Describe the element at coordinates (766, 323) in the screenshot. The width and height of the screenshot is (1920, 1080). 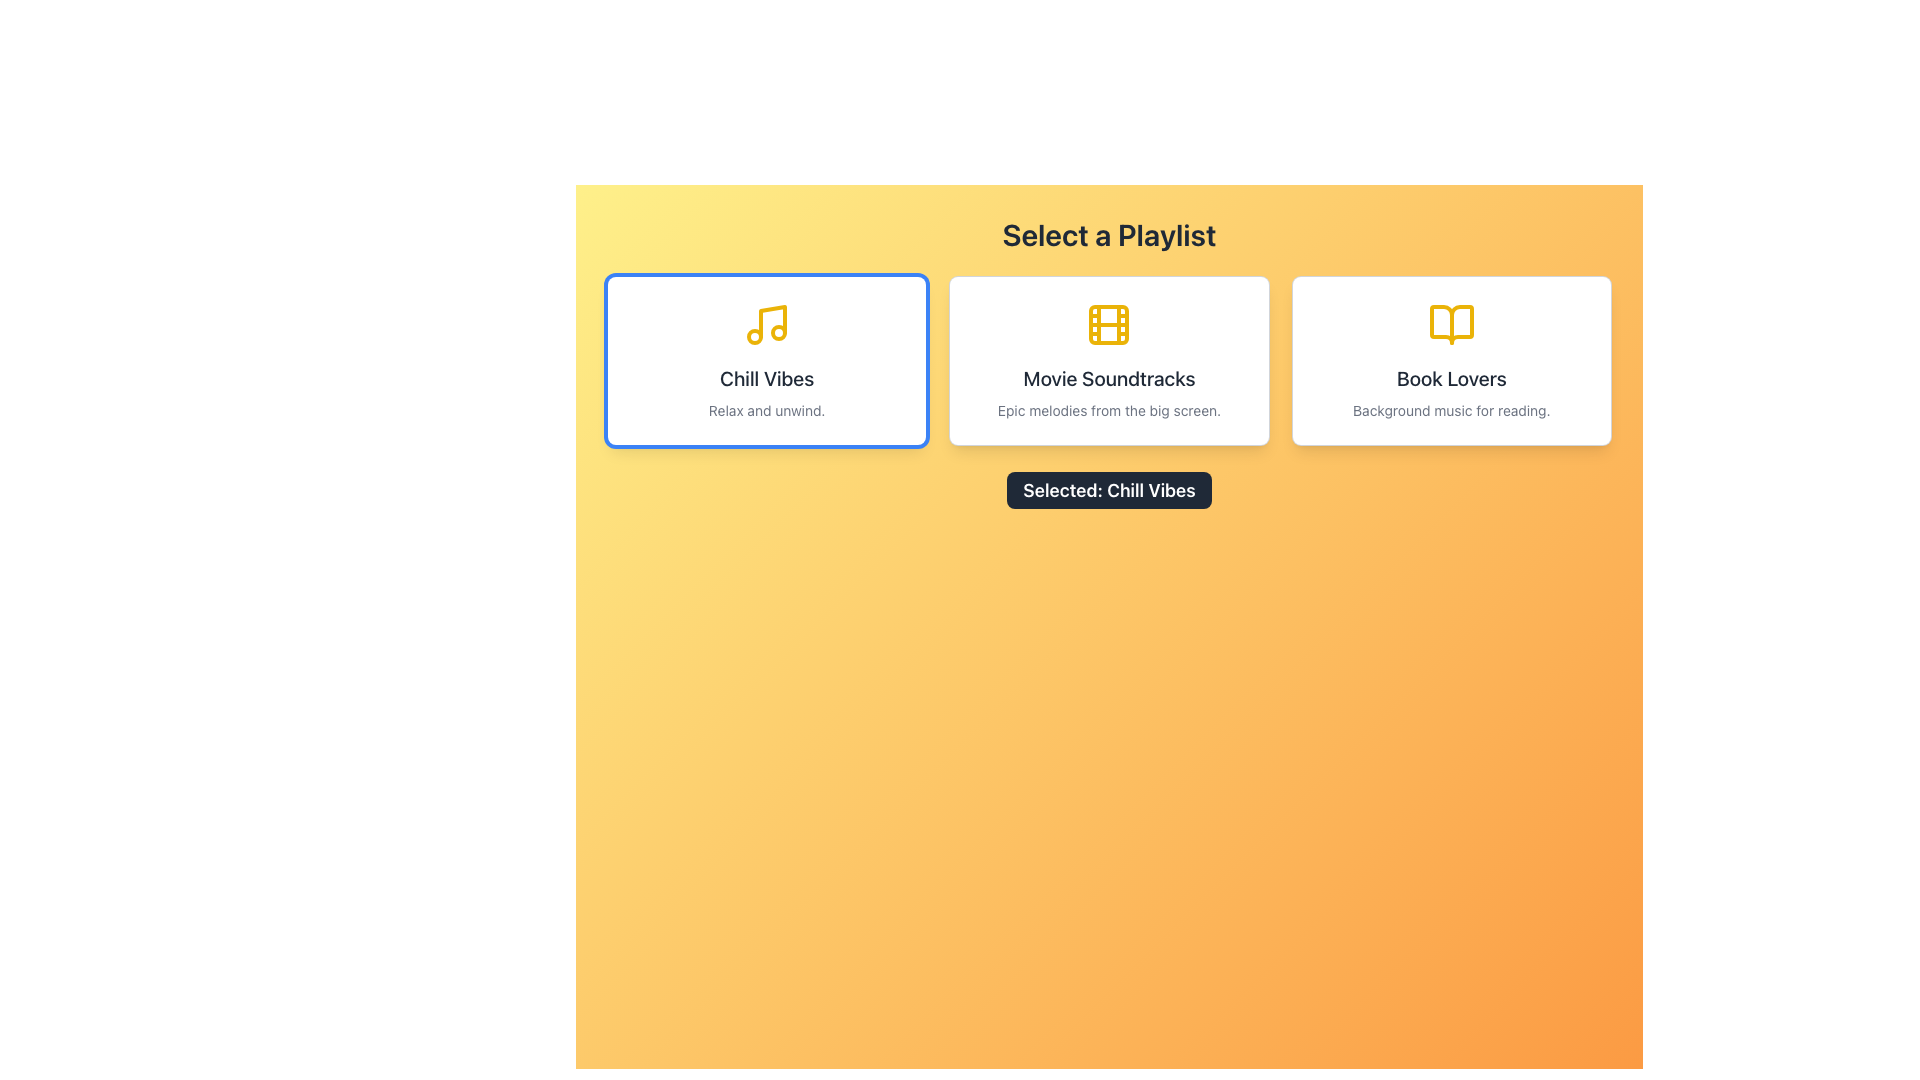
I see `the yellow music icon with two musical notes located at the top-center of the 'Chill Vibes' playlist card` at that location.